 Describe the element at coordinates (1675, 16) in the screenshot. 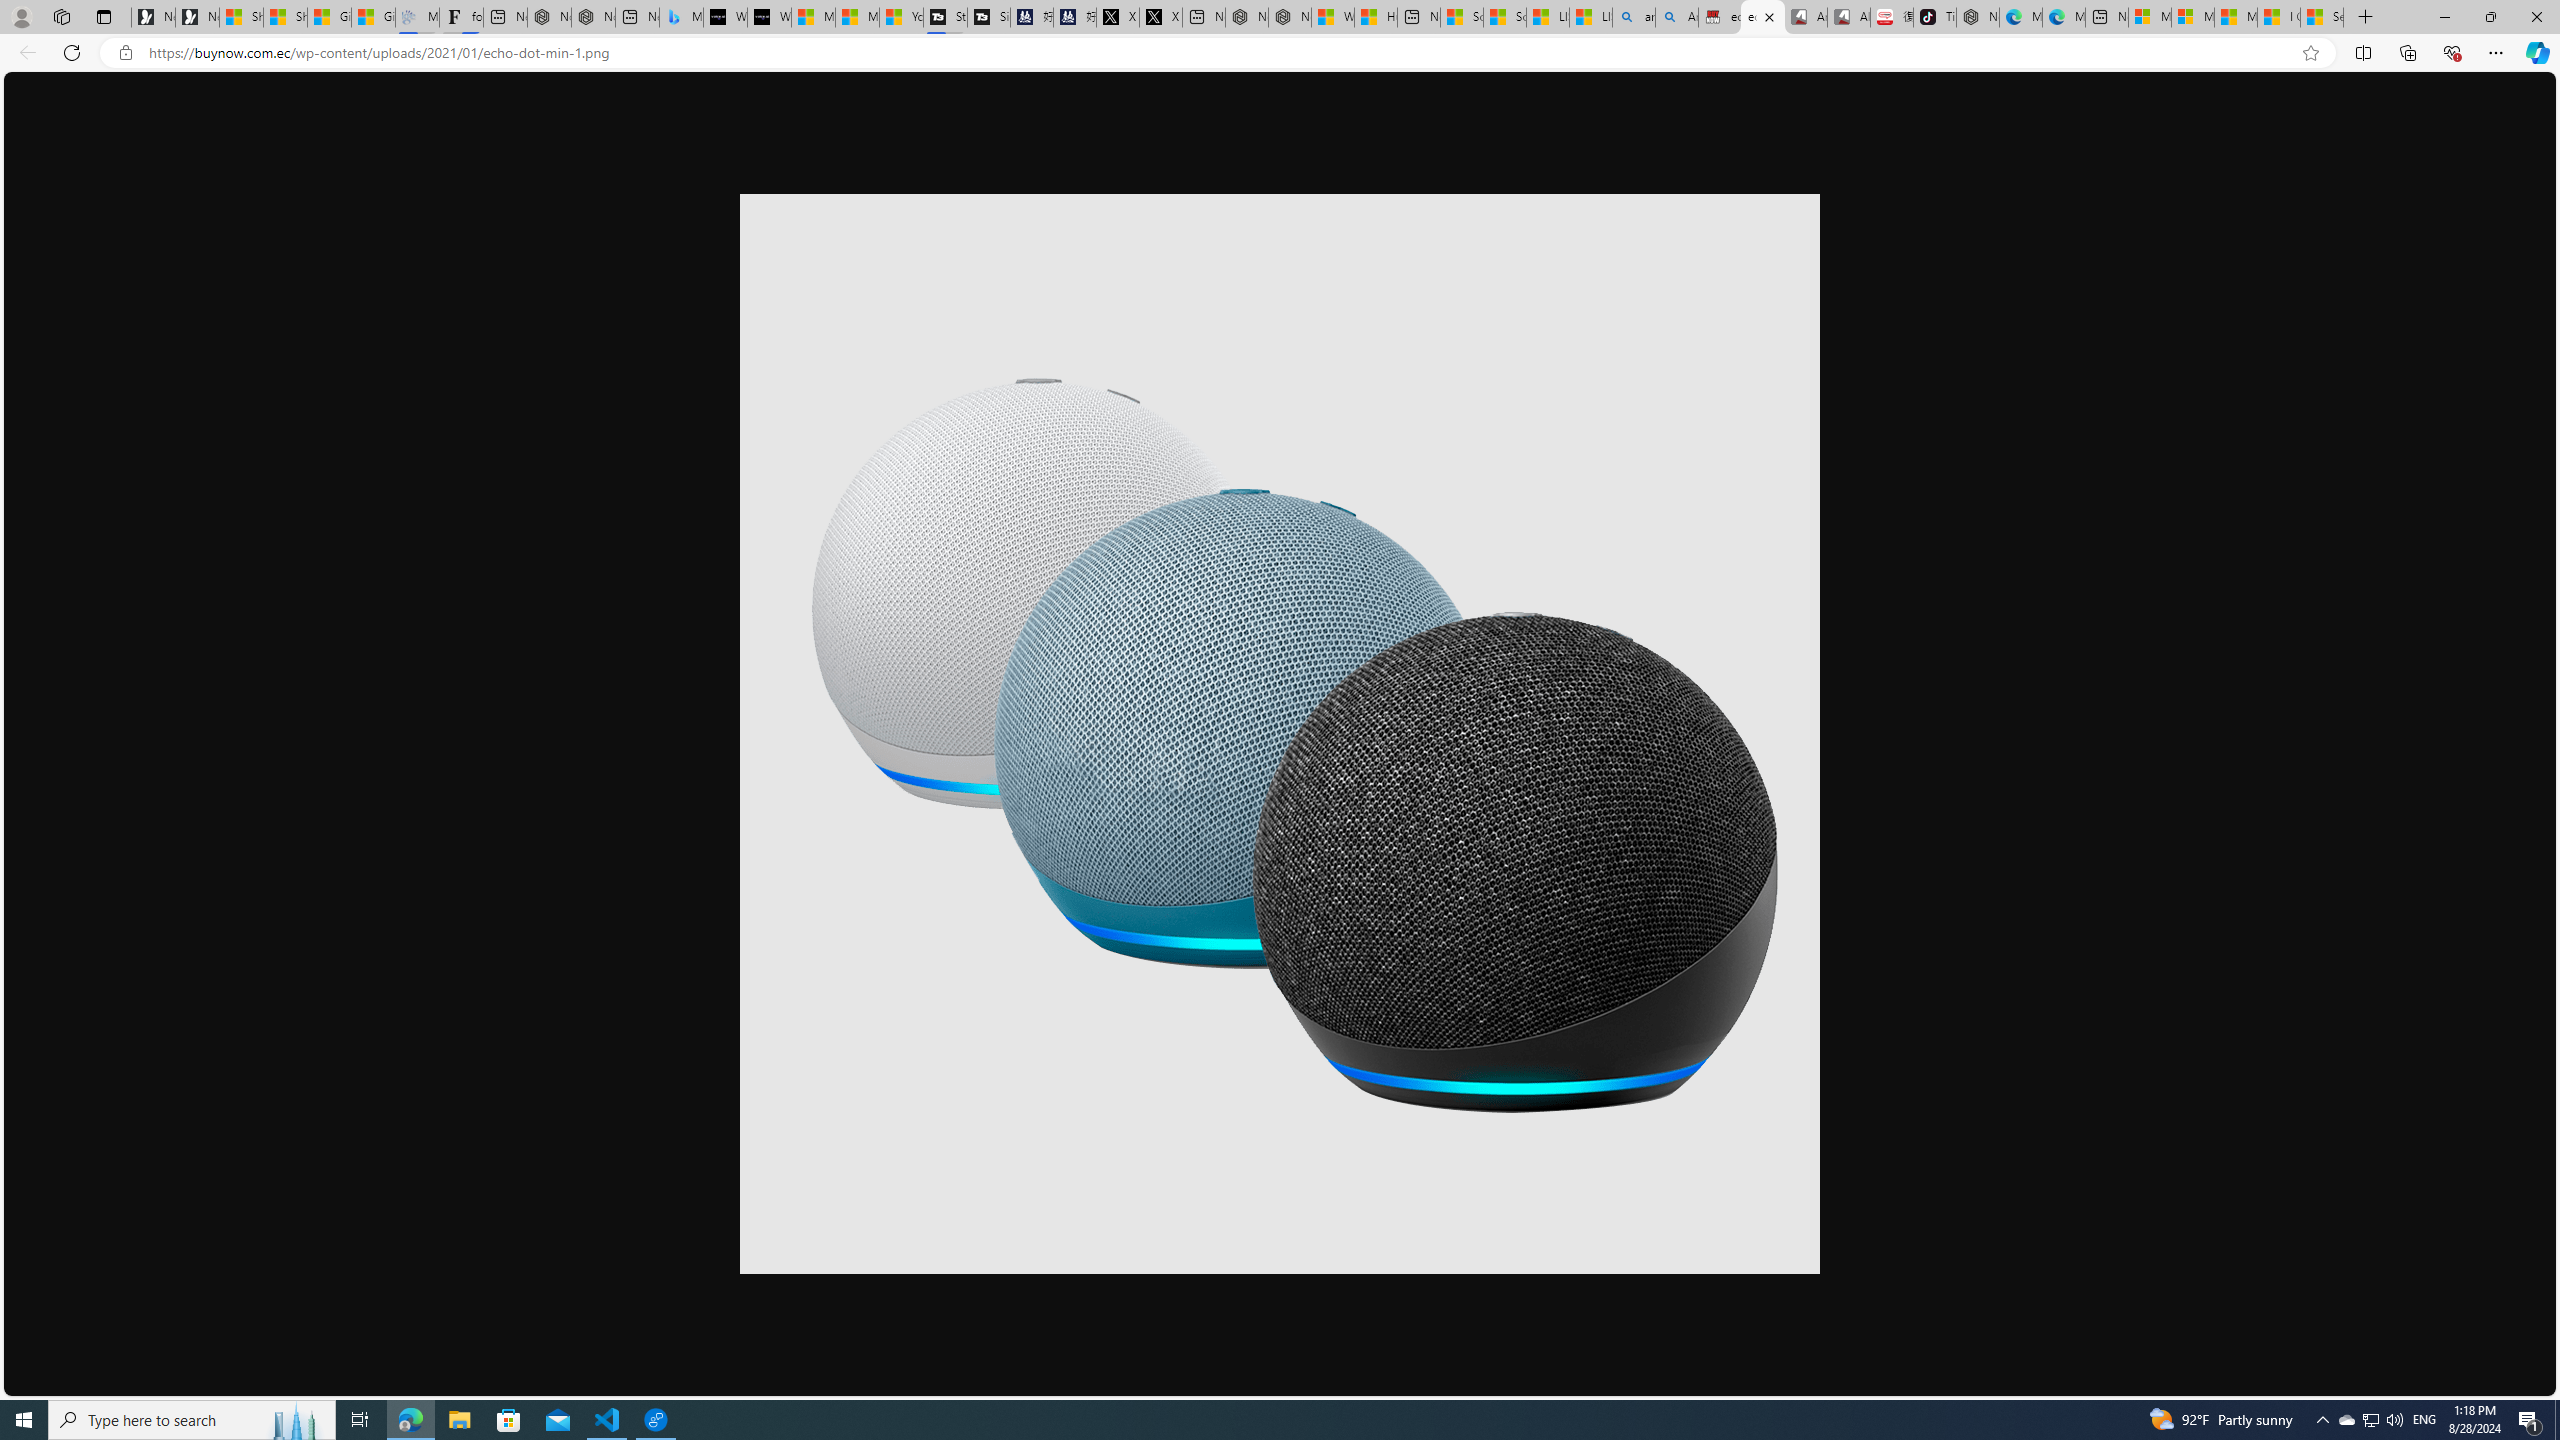

I see `'Amazon Echo Dot PNG - Search Images'` at that location.